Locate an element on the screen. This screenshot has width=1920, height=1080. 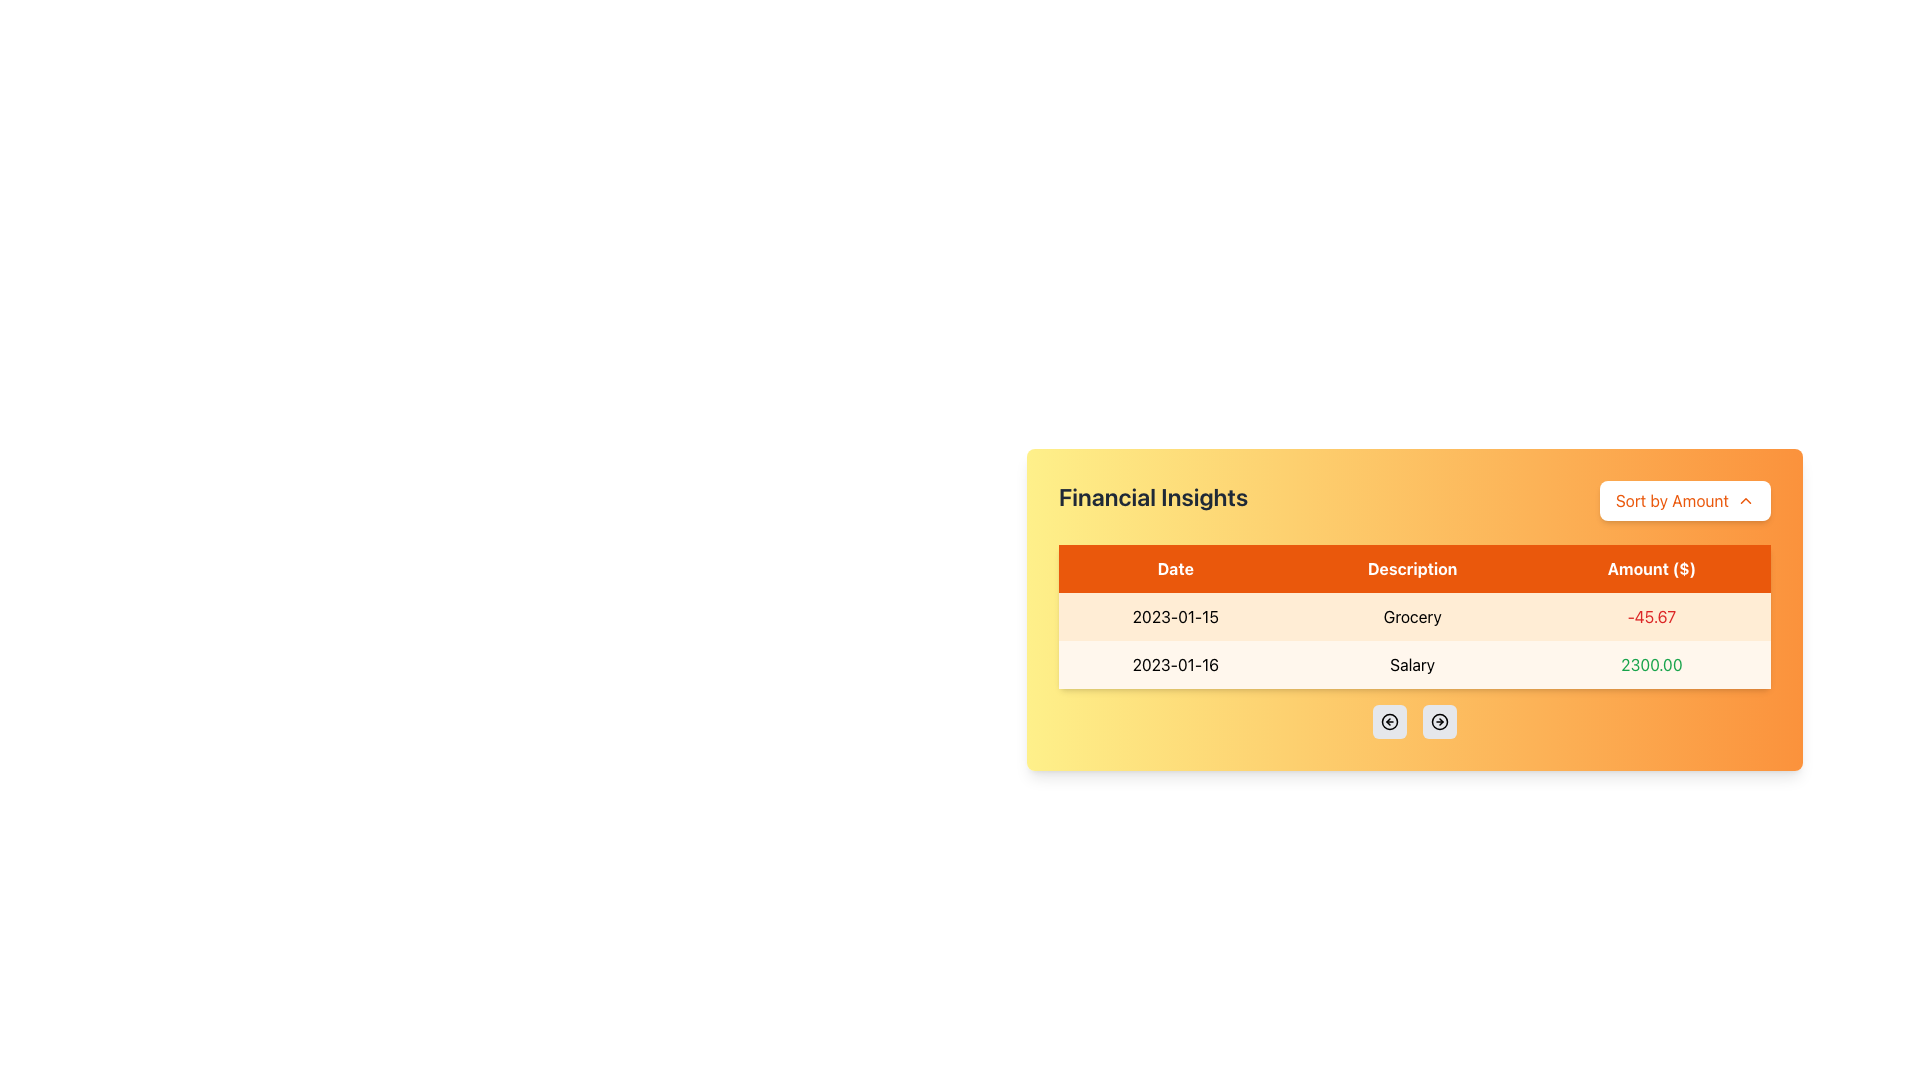
the text content in the second cell of the 'Description' column of the table for the date '2023-01-16' in the 'Financial Insights' card interface is located at coordinates (1411, 664).